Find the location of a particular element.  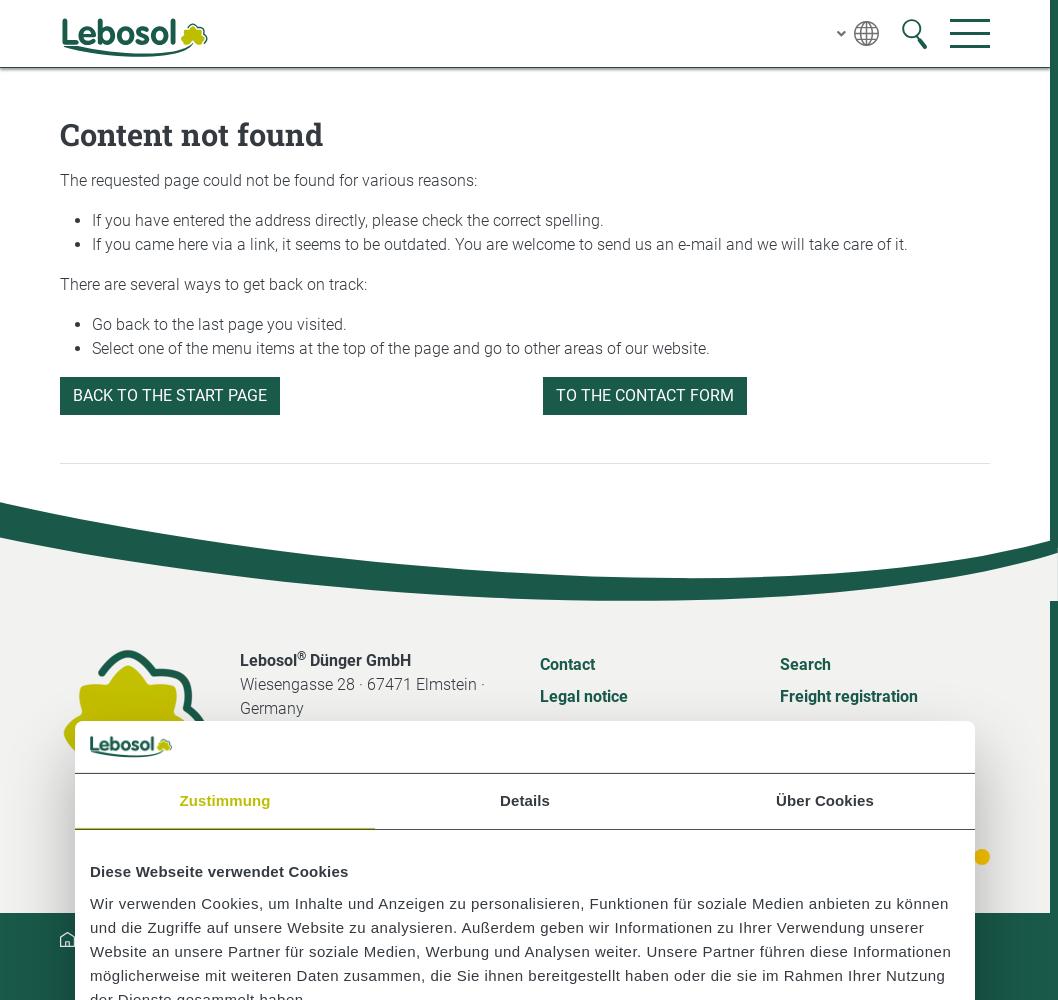

'Über Cookies' is located at coordinates (823, 800).